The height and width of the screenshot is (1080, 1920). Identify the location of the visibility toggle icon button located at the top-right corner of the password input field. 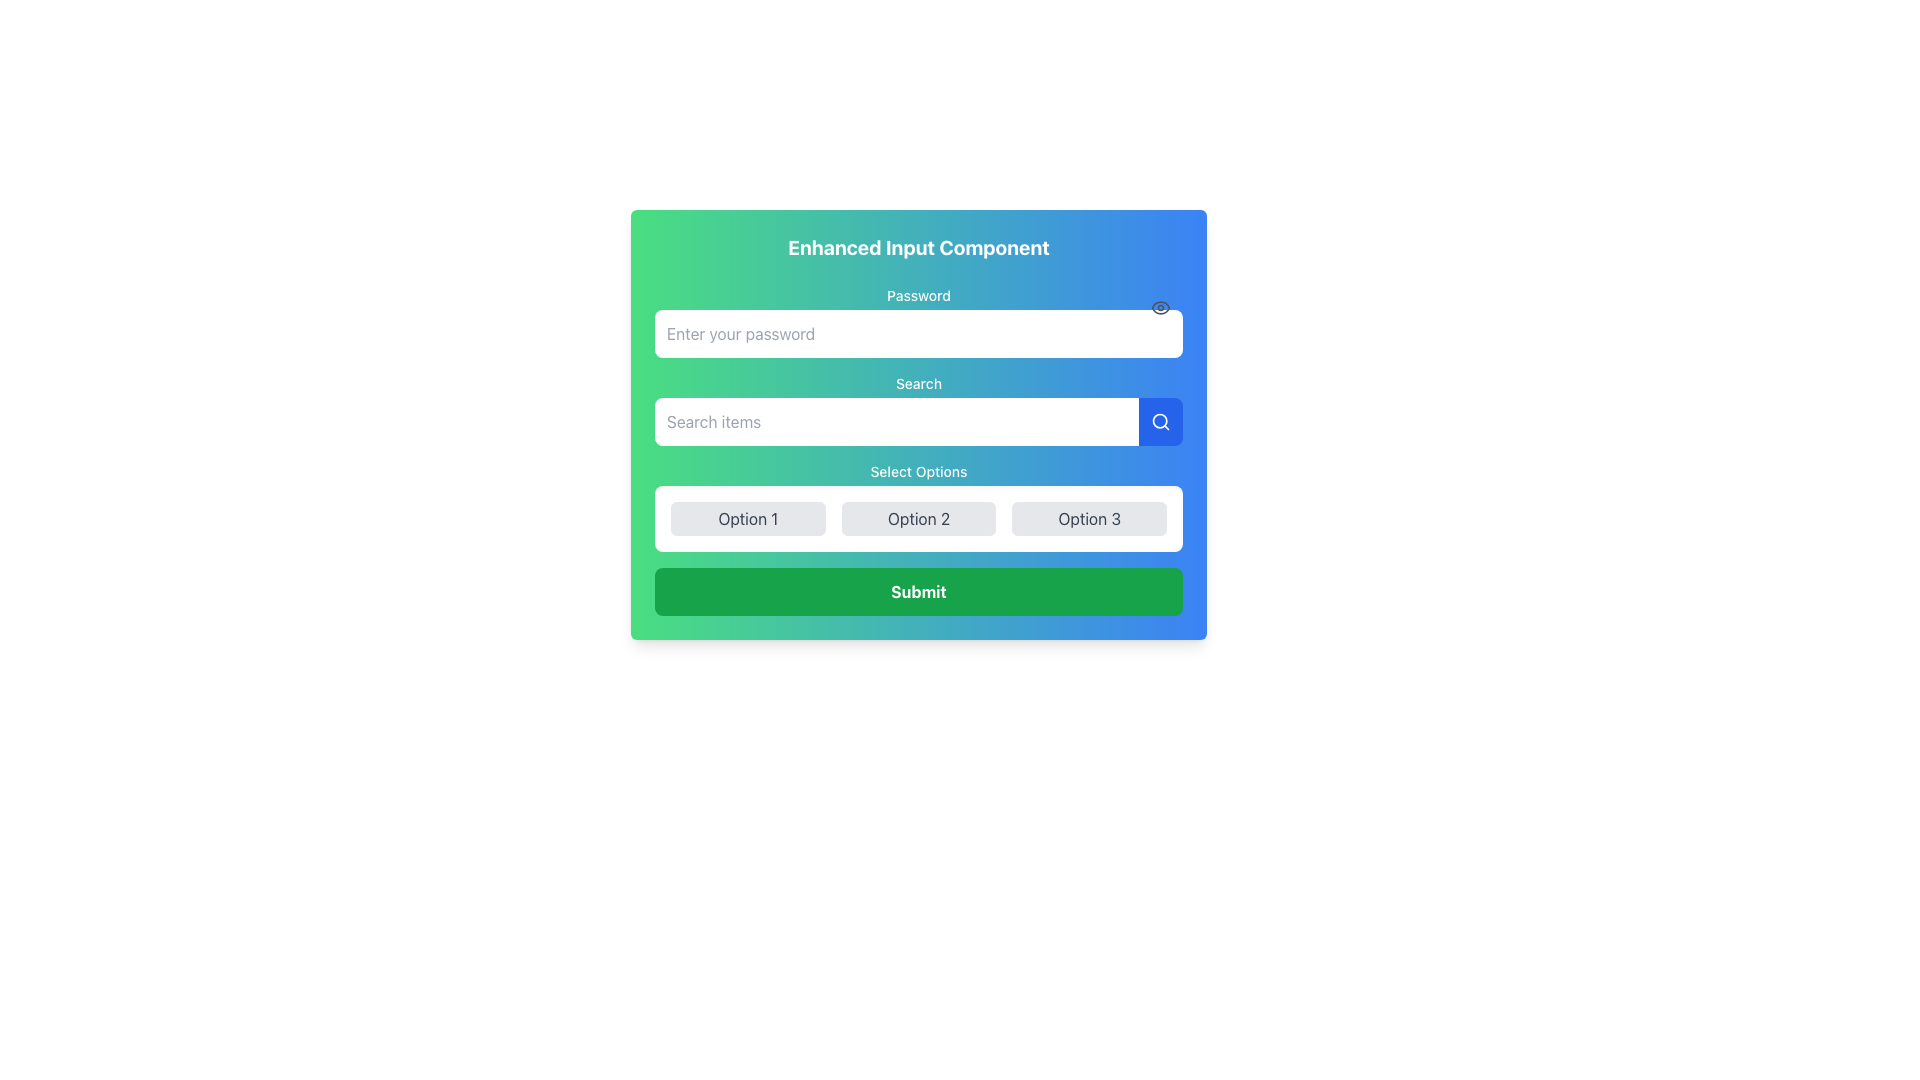
(1161, 308).